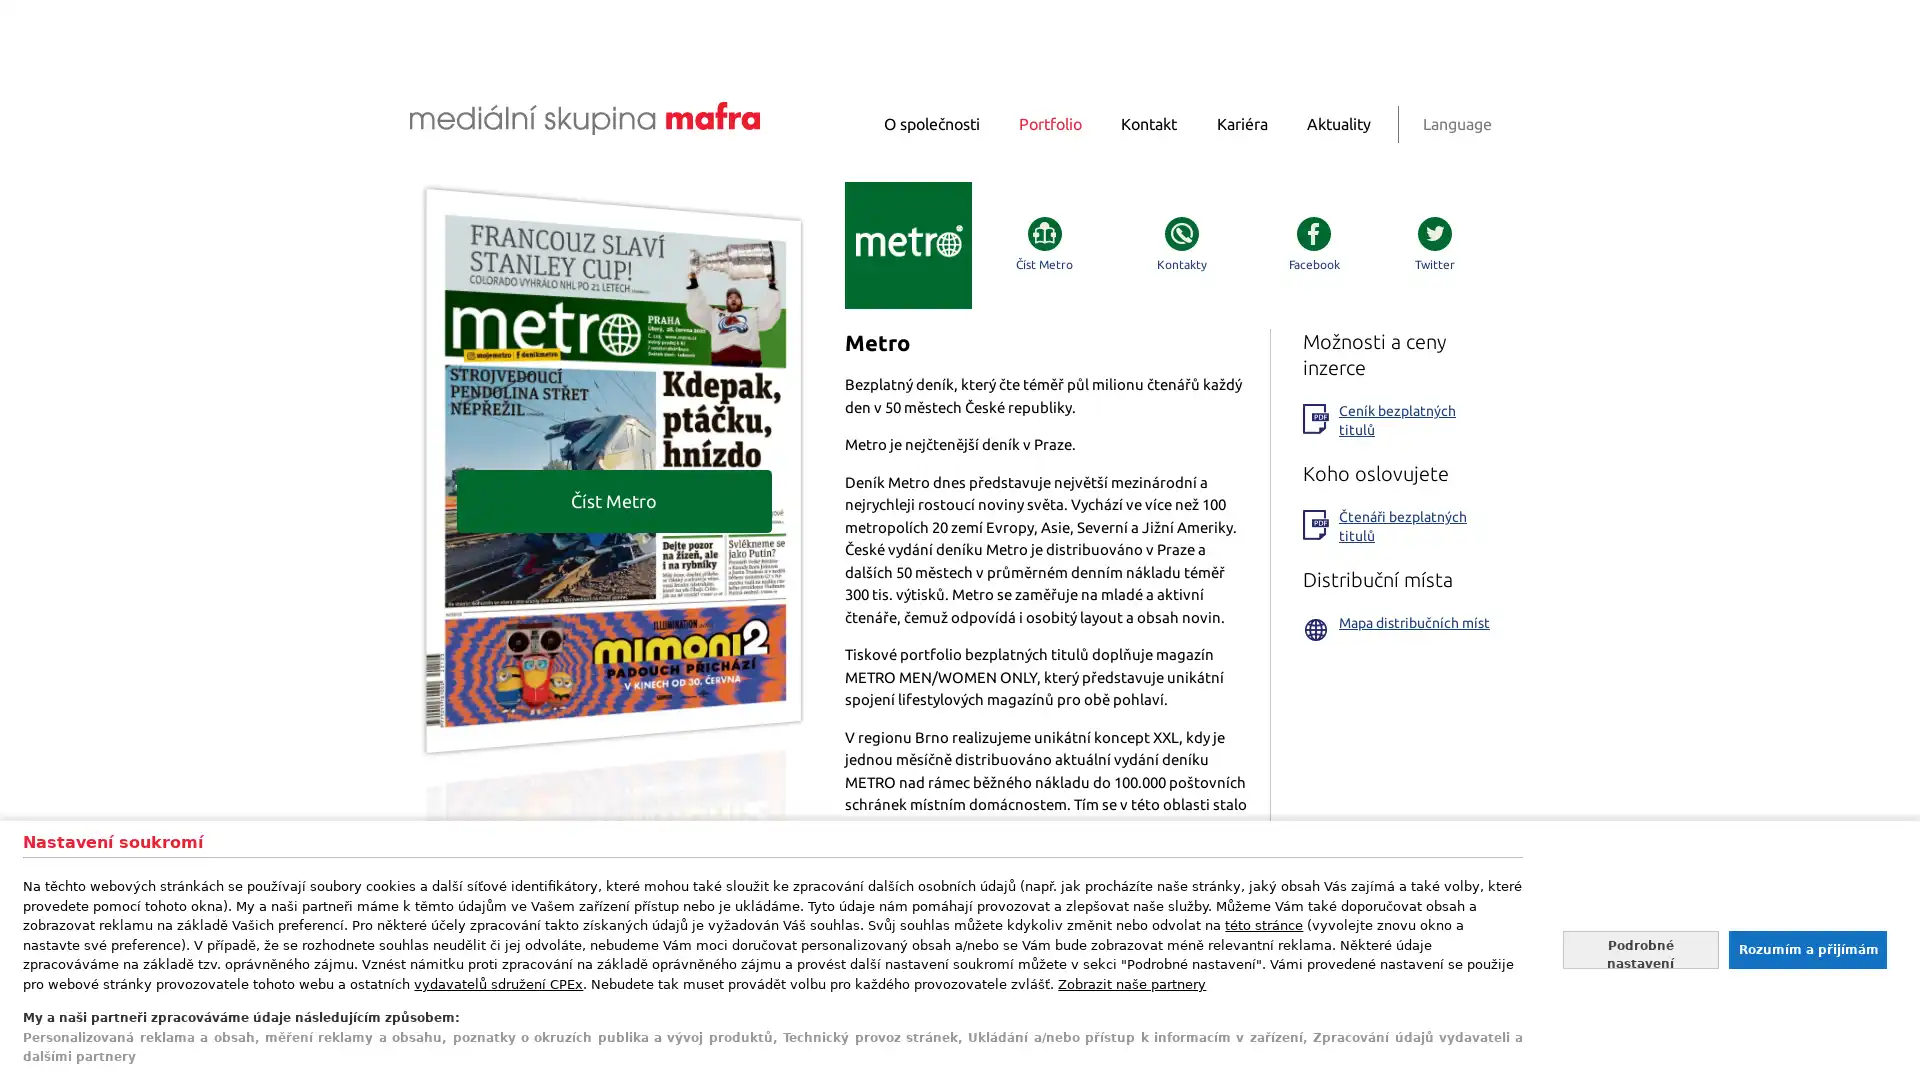  What do you see at coordinates (1132, 982) in the screenshot?
I see `Zobrazit nase partnery` at bounding box center [1132, 982].